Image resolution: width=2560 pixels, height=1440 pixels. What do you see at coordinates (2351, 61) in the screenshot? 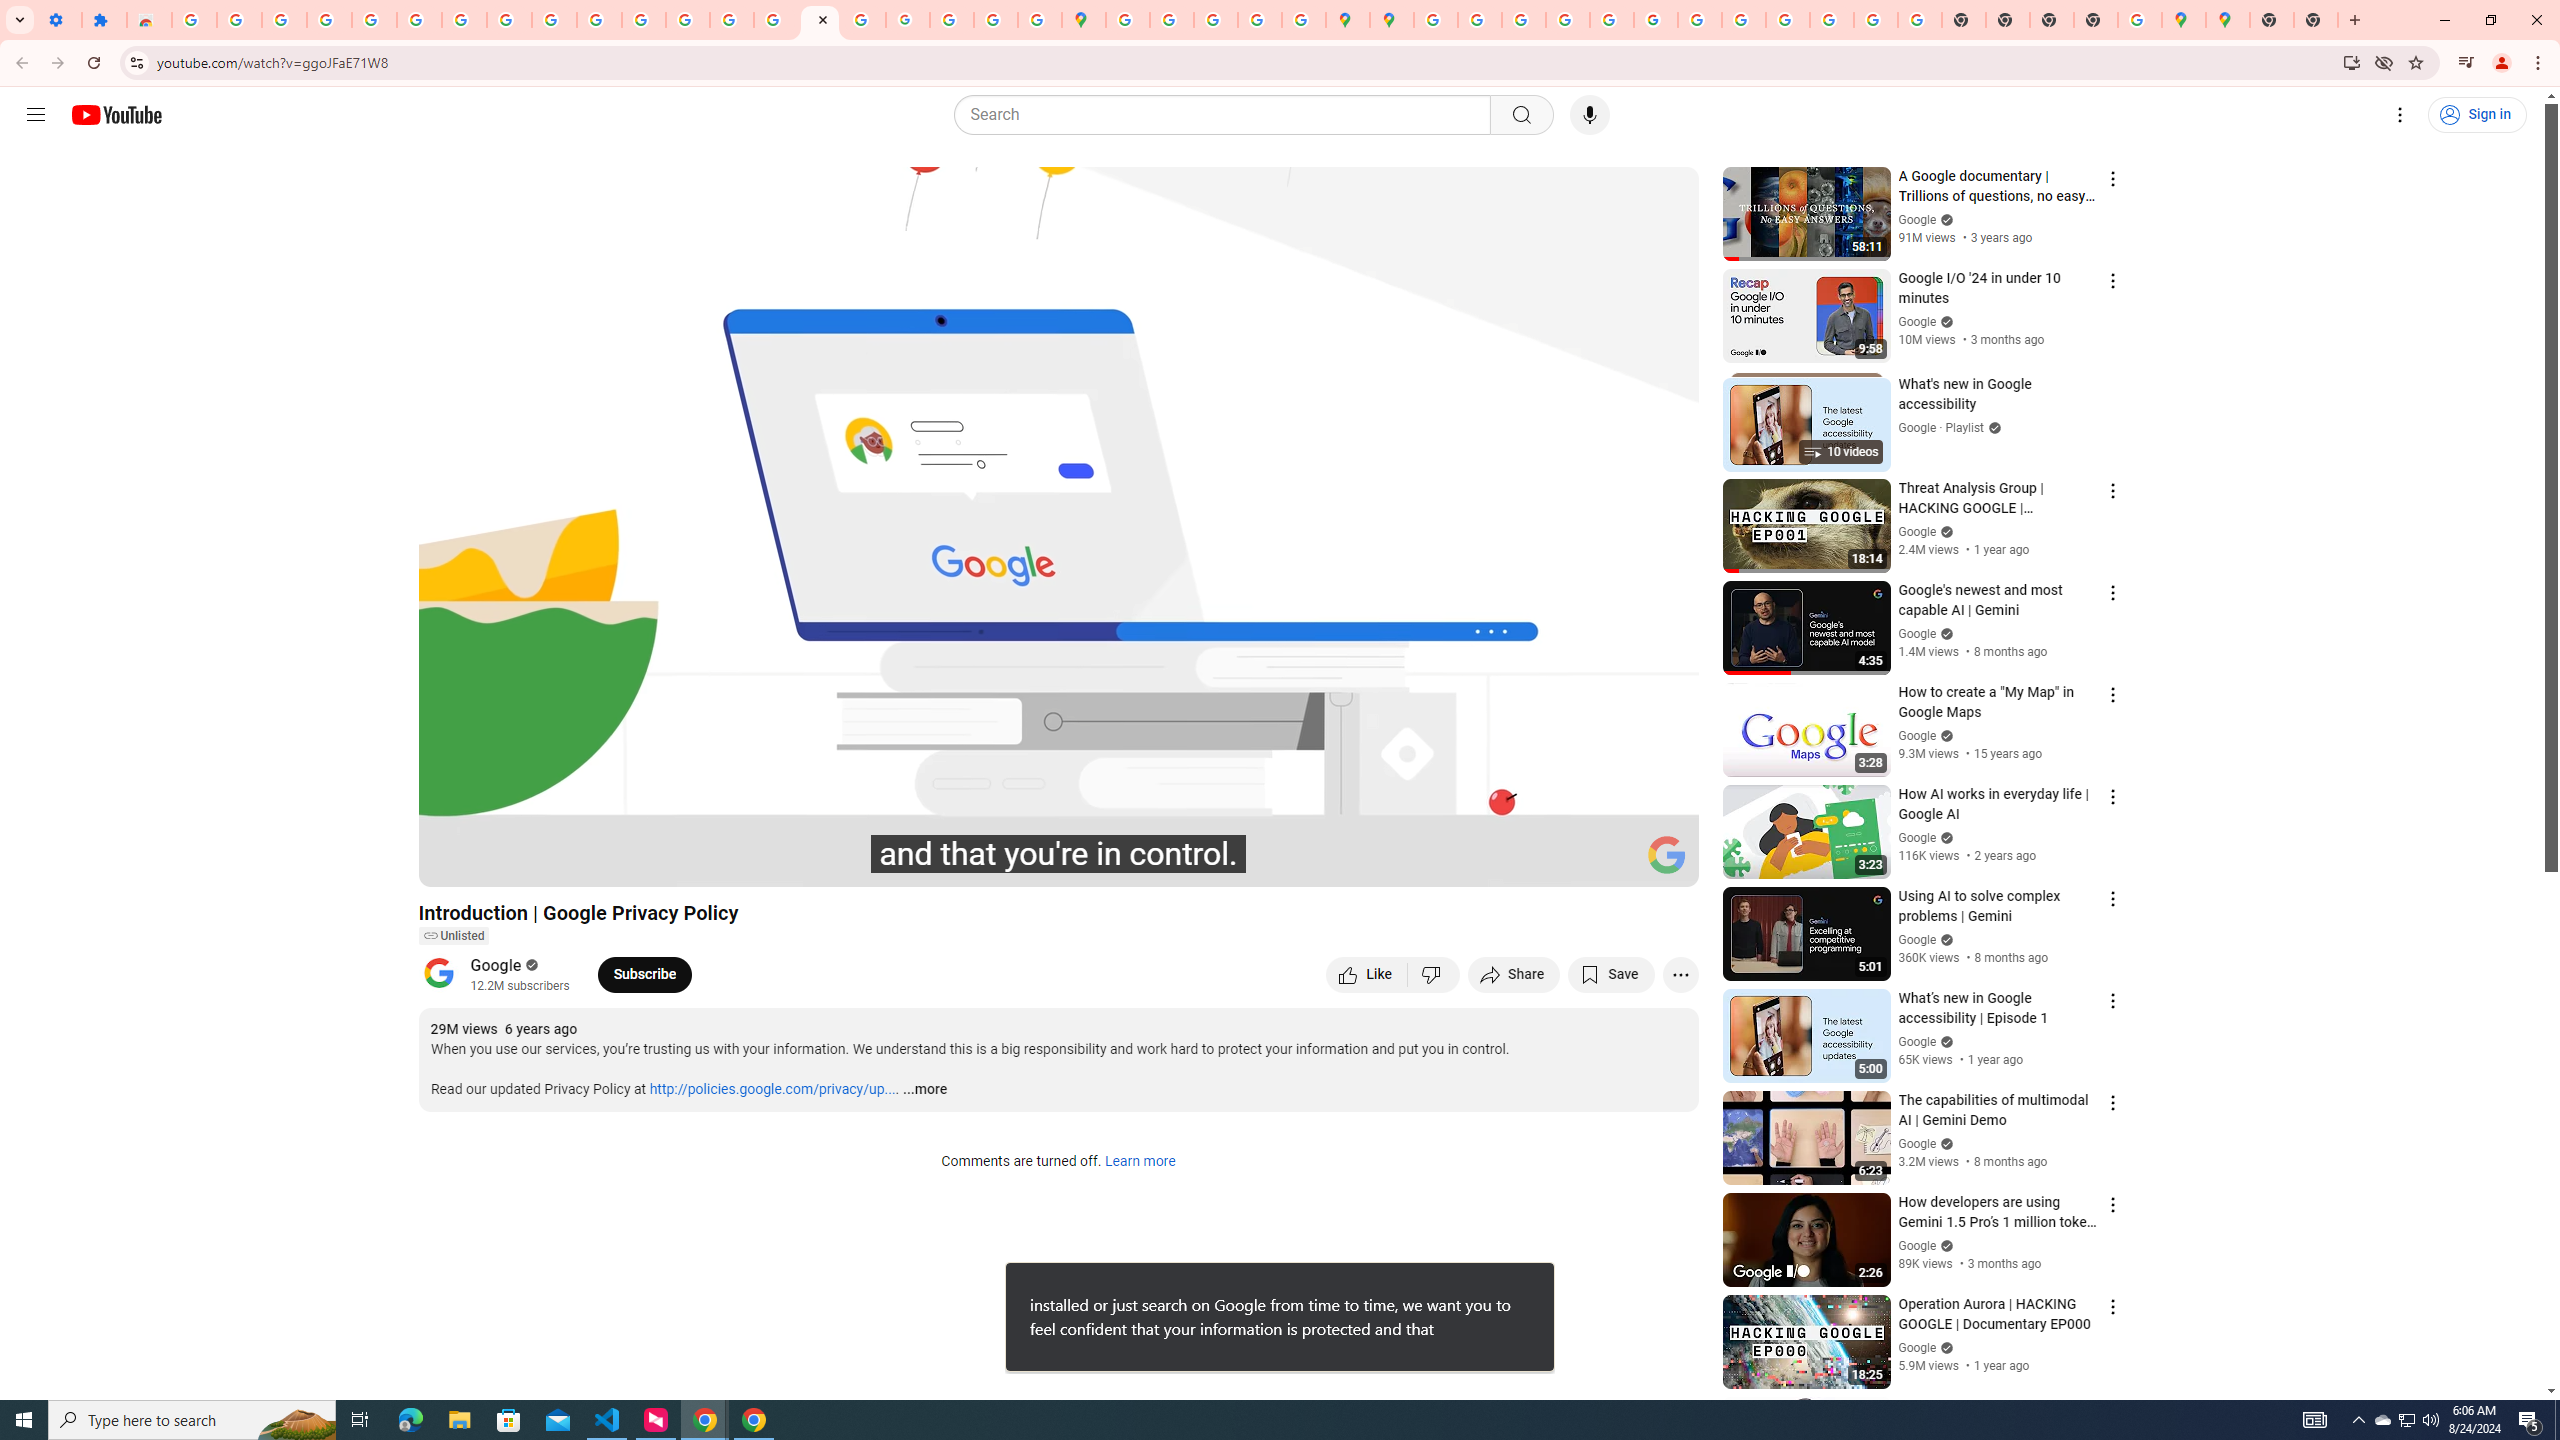
I see `'Install YouTube'` at bounding box center [2351, 61].